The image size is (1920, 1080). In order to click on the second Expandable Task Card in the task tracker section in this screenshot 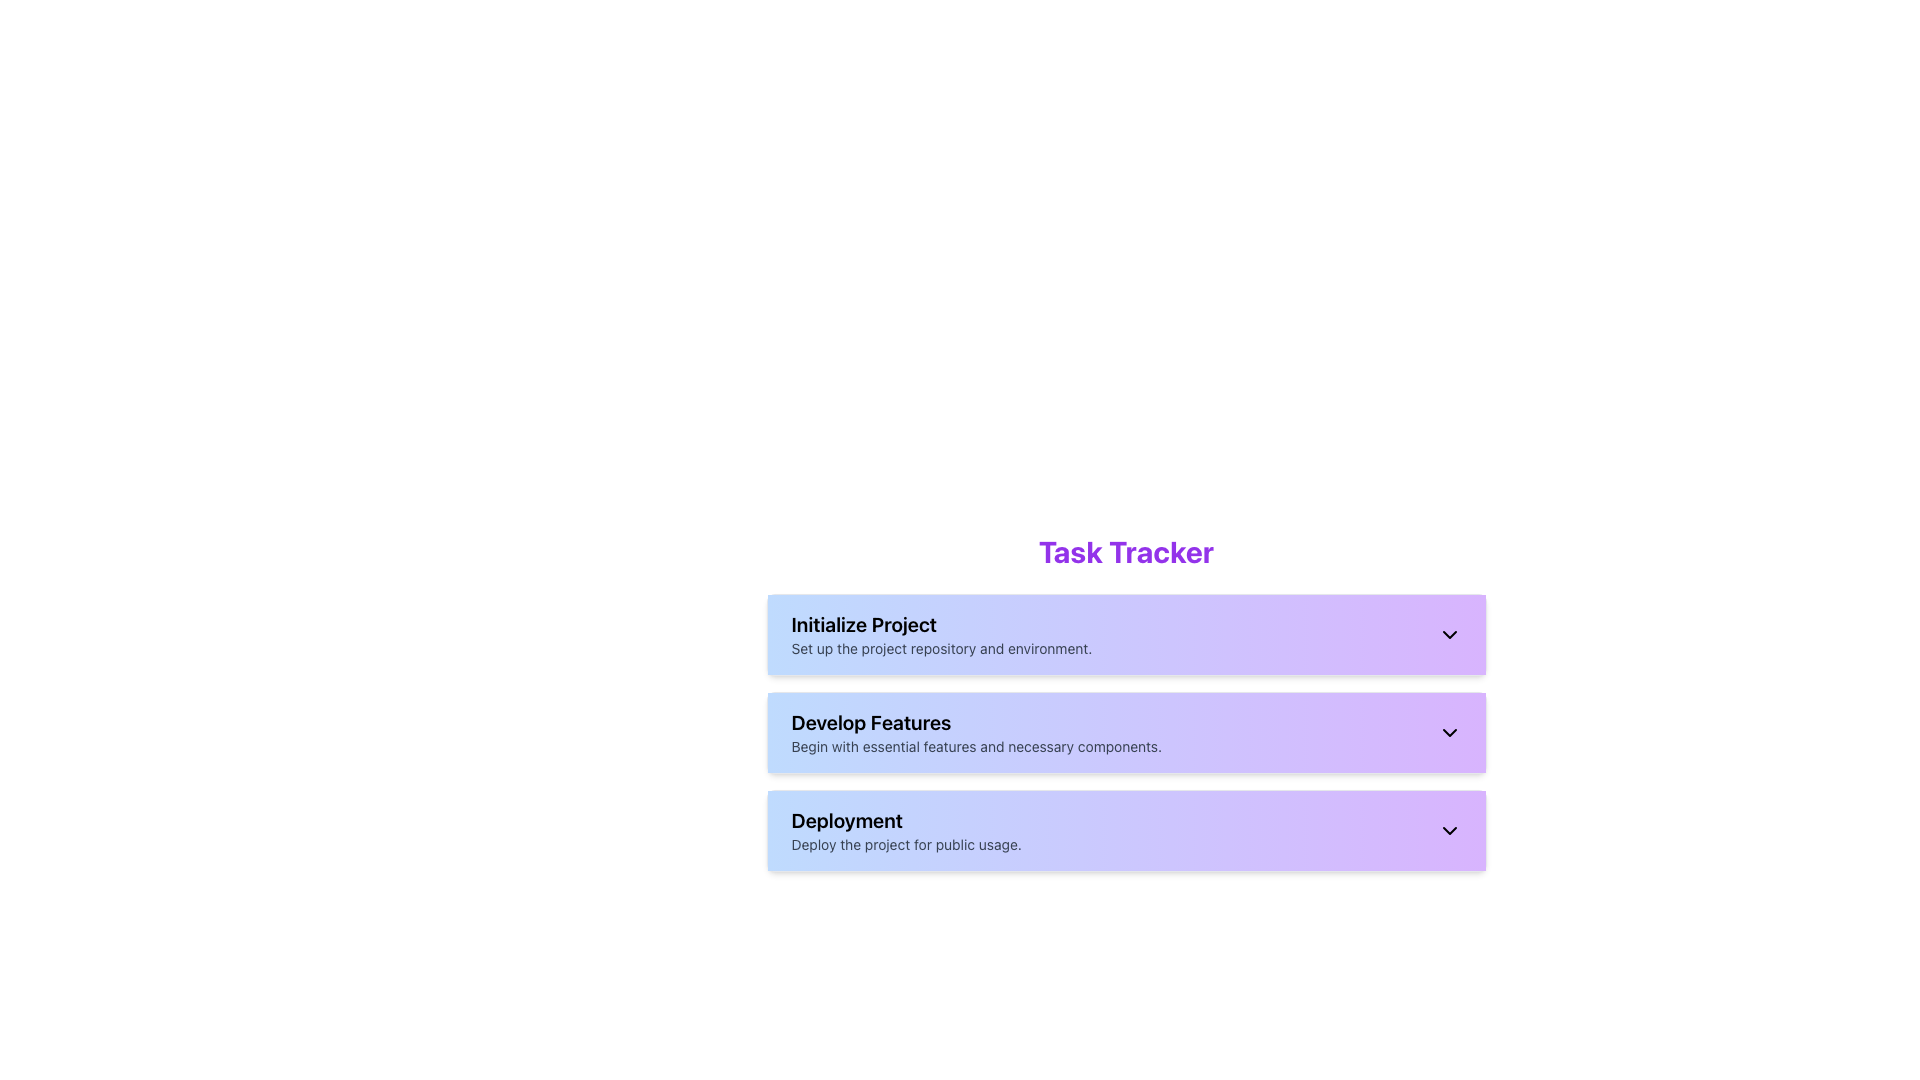, I will do `click(1126, 732)`.